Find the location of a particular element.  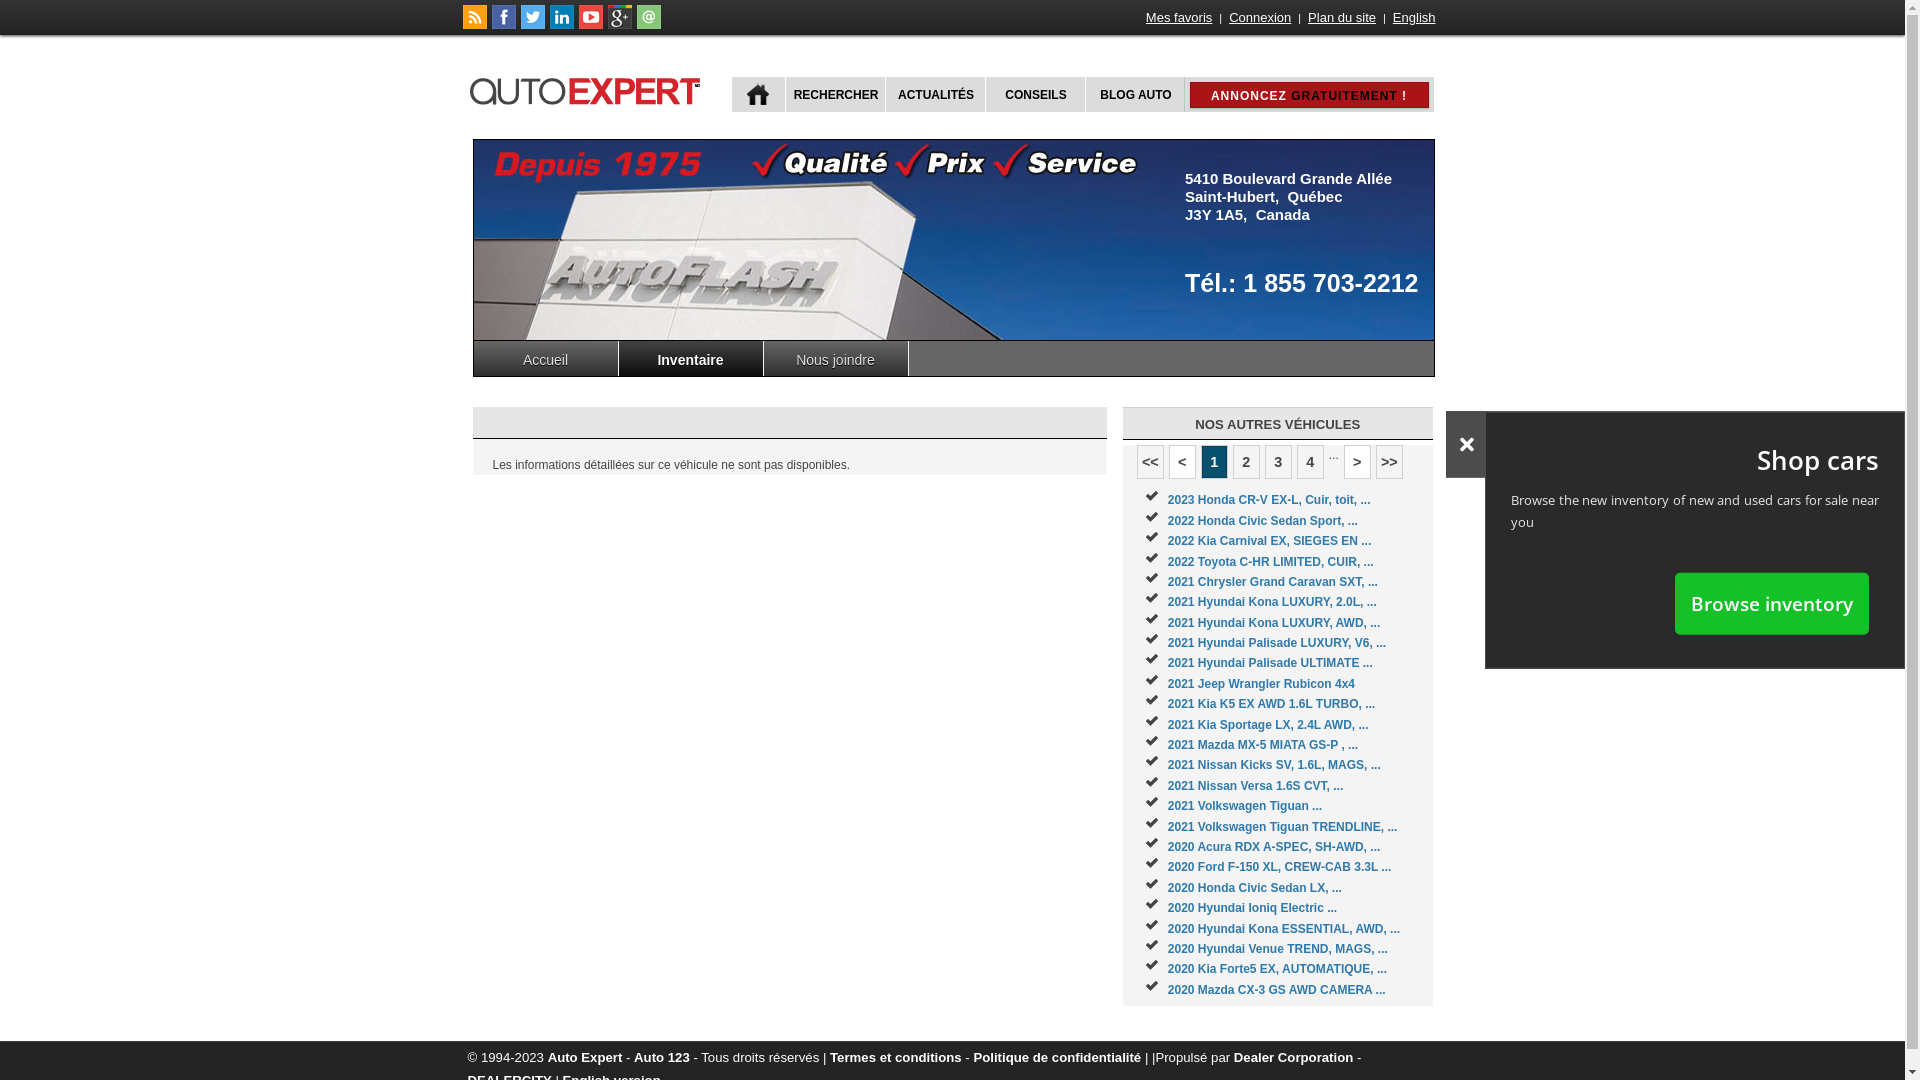

'2022 Honda Civic Sedan Sport, ...' is located at coordinates (1261, 519).